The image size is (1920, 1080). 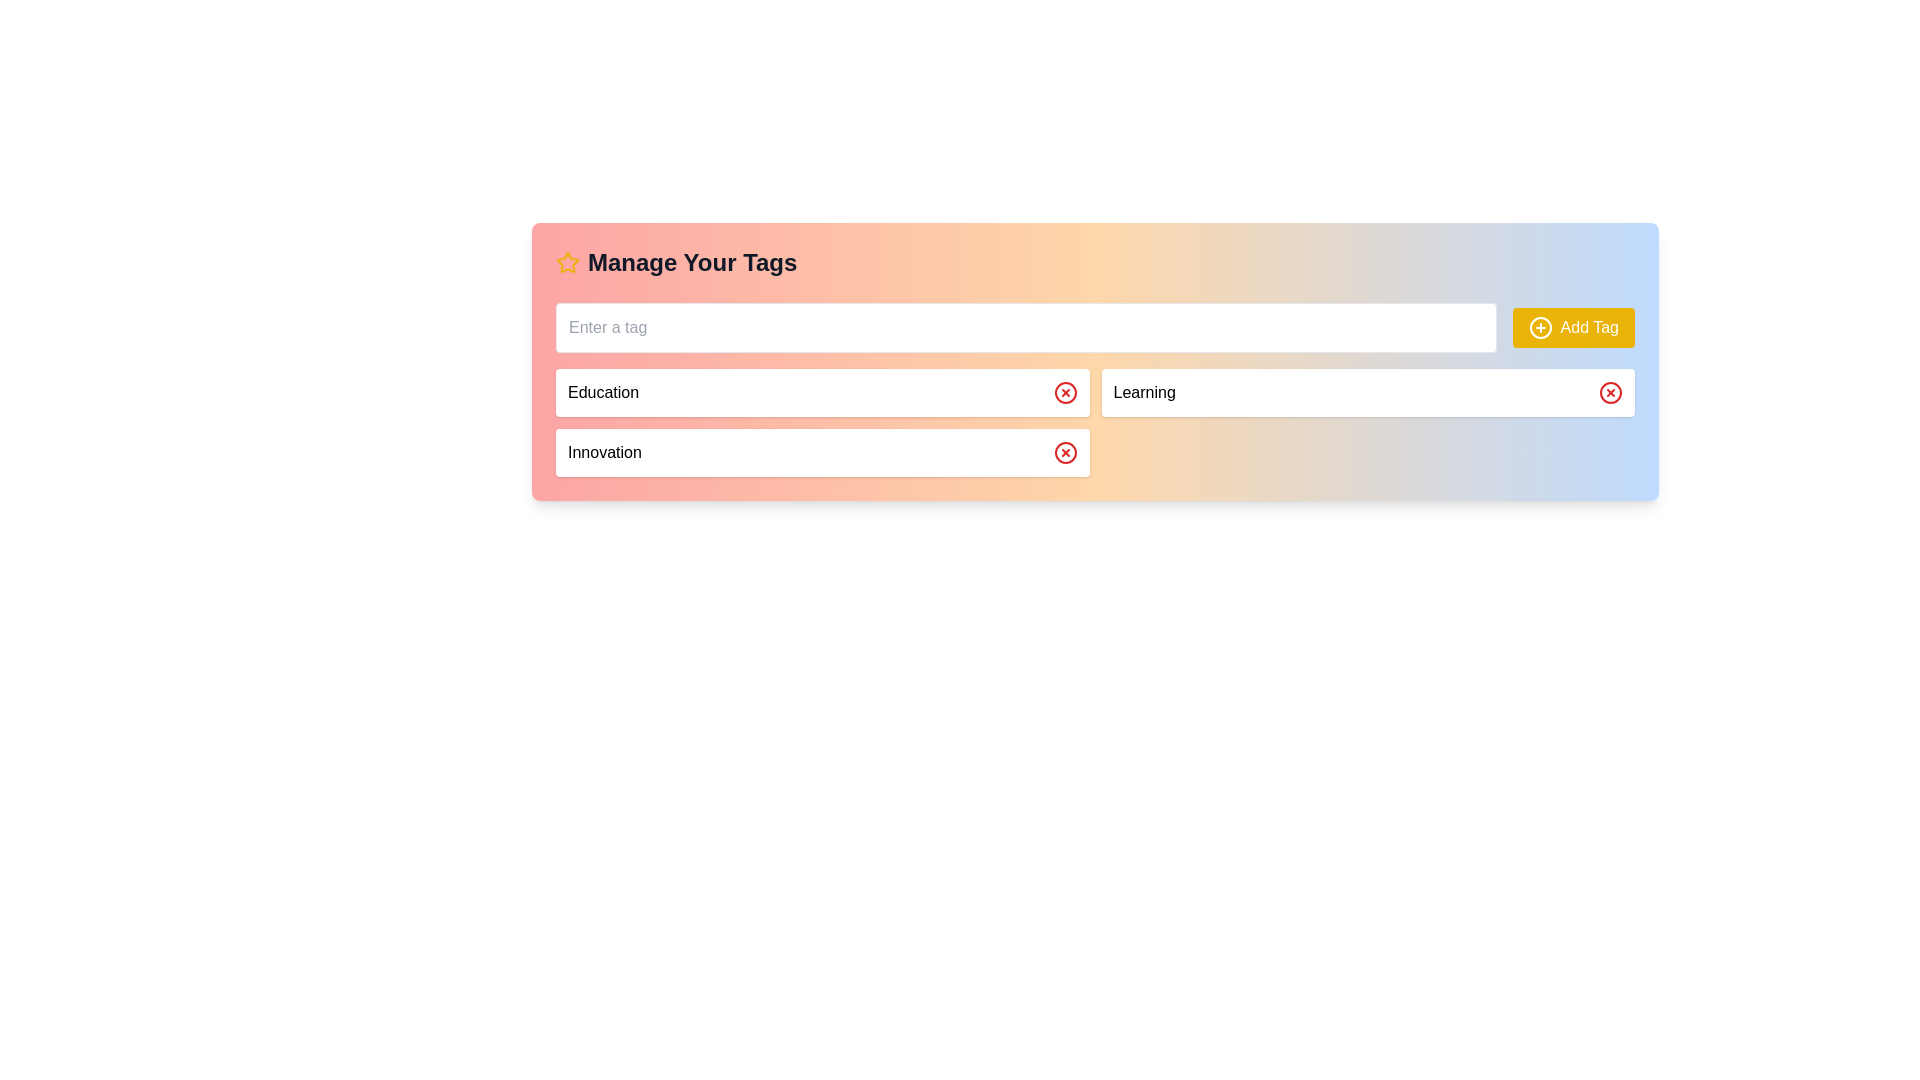 What do you see at coordinates (1064, 452) in the screenshot?
I see `the small circular button with a red border and a white background that contains a red 'X' symbol, located next to the text 'Innovation'` at bounding box center [1064, 452].